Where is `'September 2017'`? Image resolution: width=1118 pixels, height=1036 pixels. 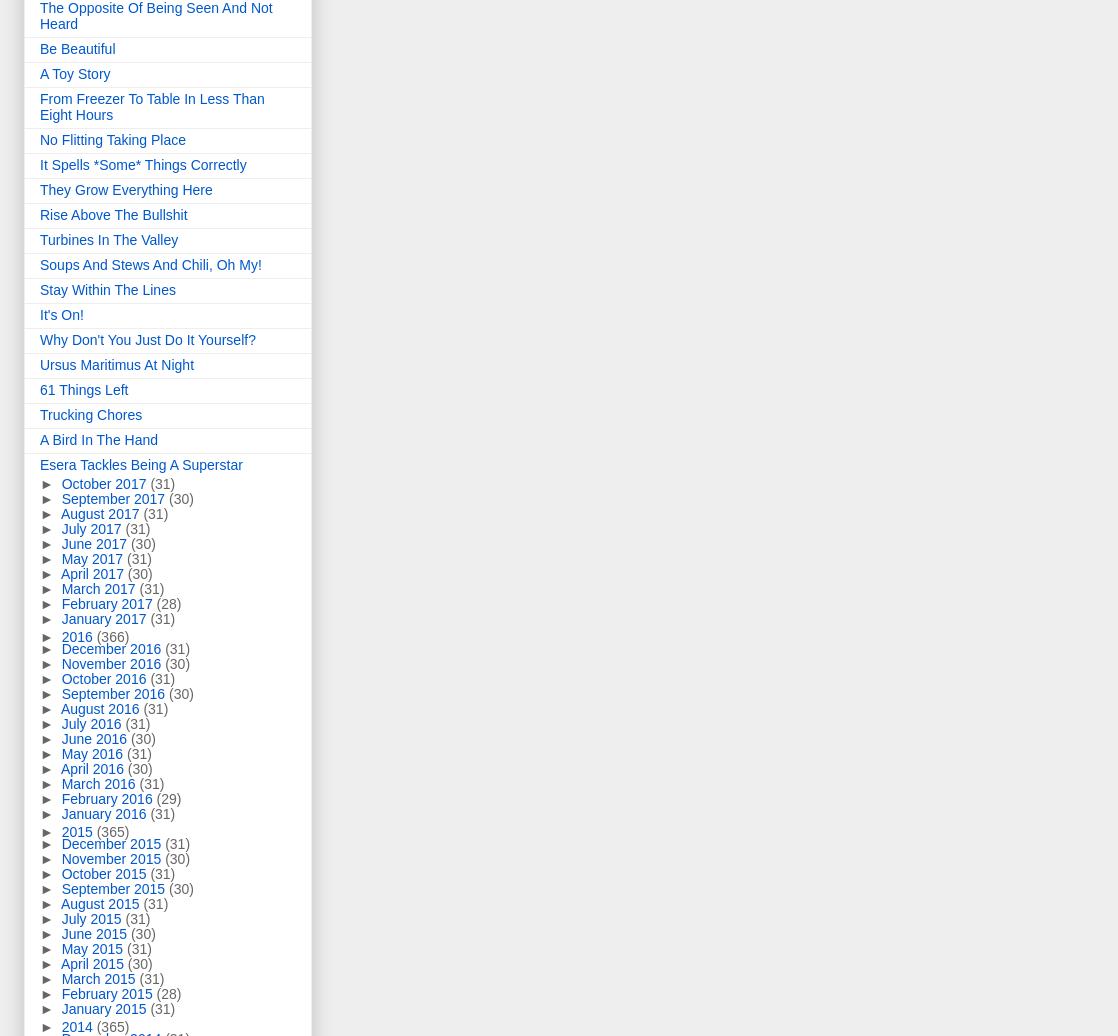
'September 2017' is located at coordinates (61, 498).